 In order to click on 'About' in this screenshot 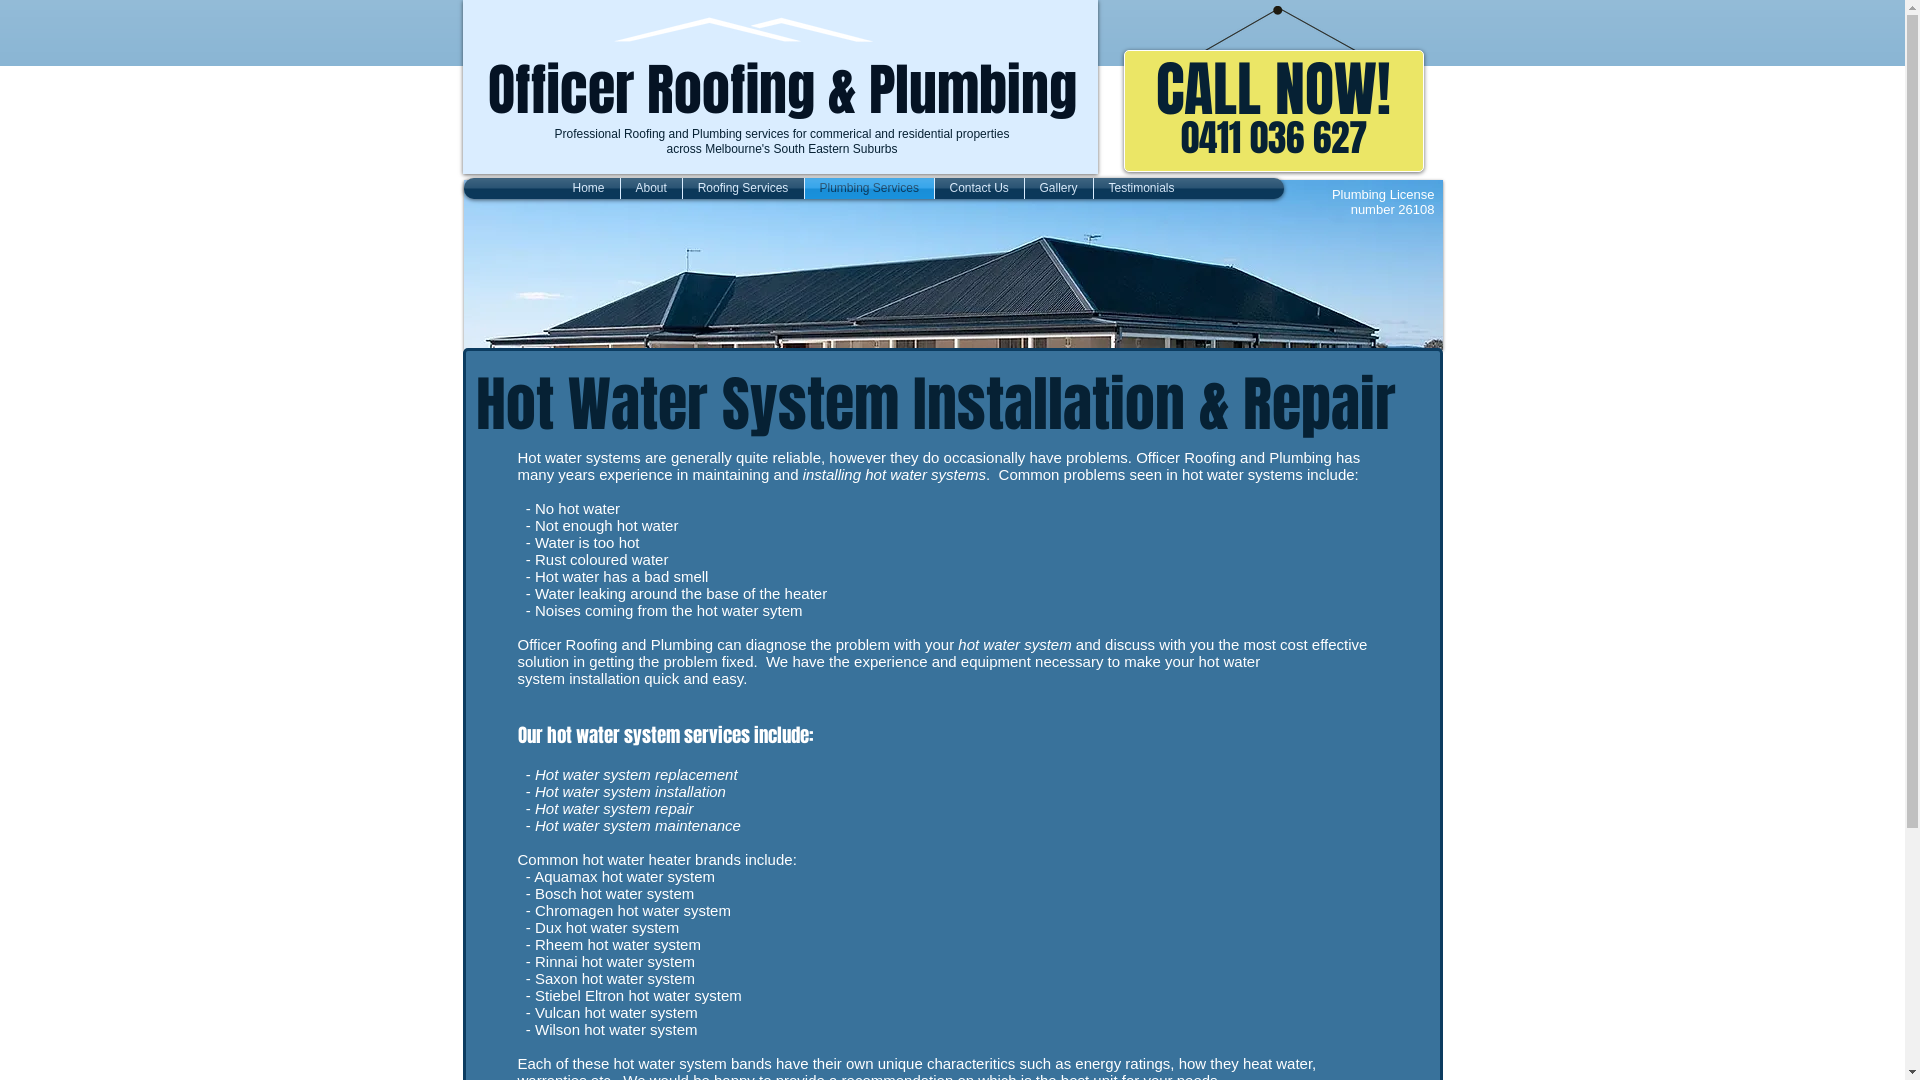, I will do `click(650, 188)`.